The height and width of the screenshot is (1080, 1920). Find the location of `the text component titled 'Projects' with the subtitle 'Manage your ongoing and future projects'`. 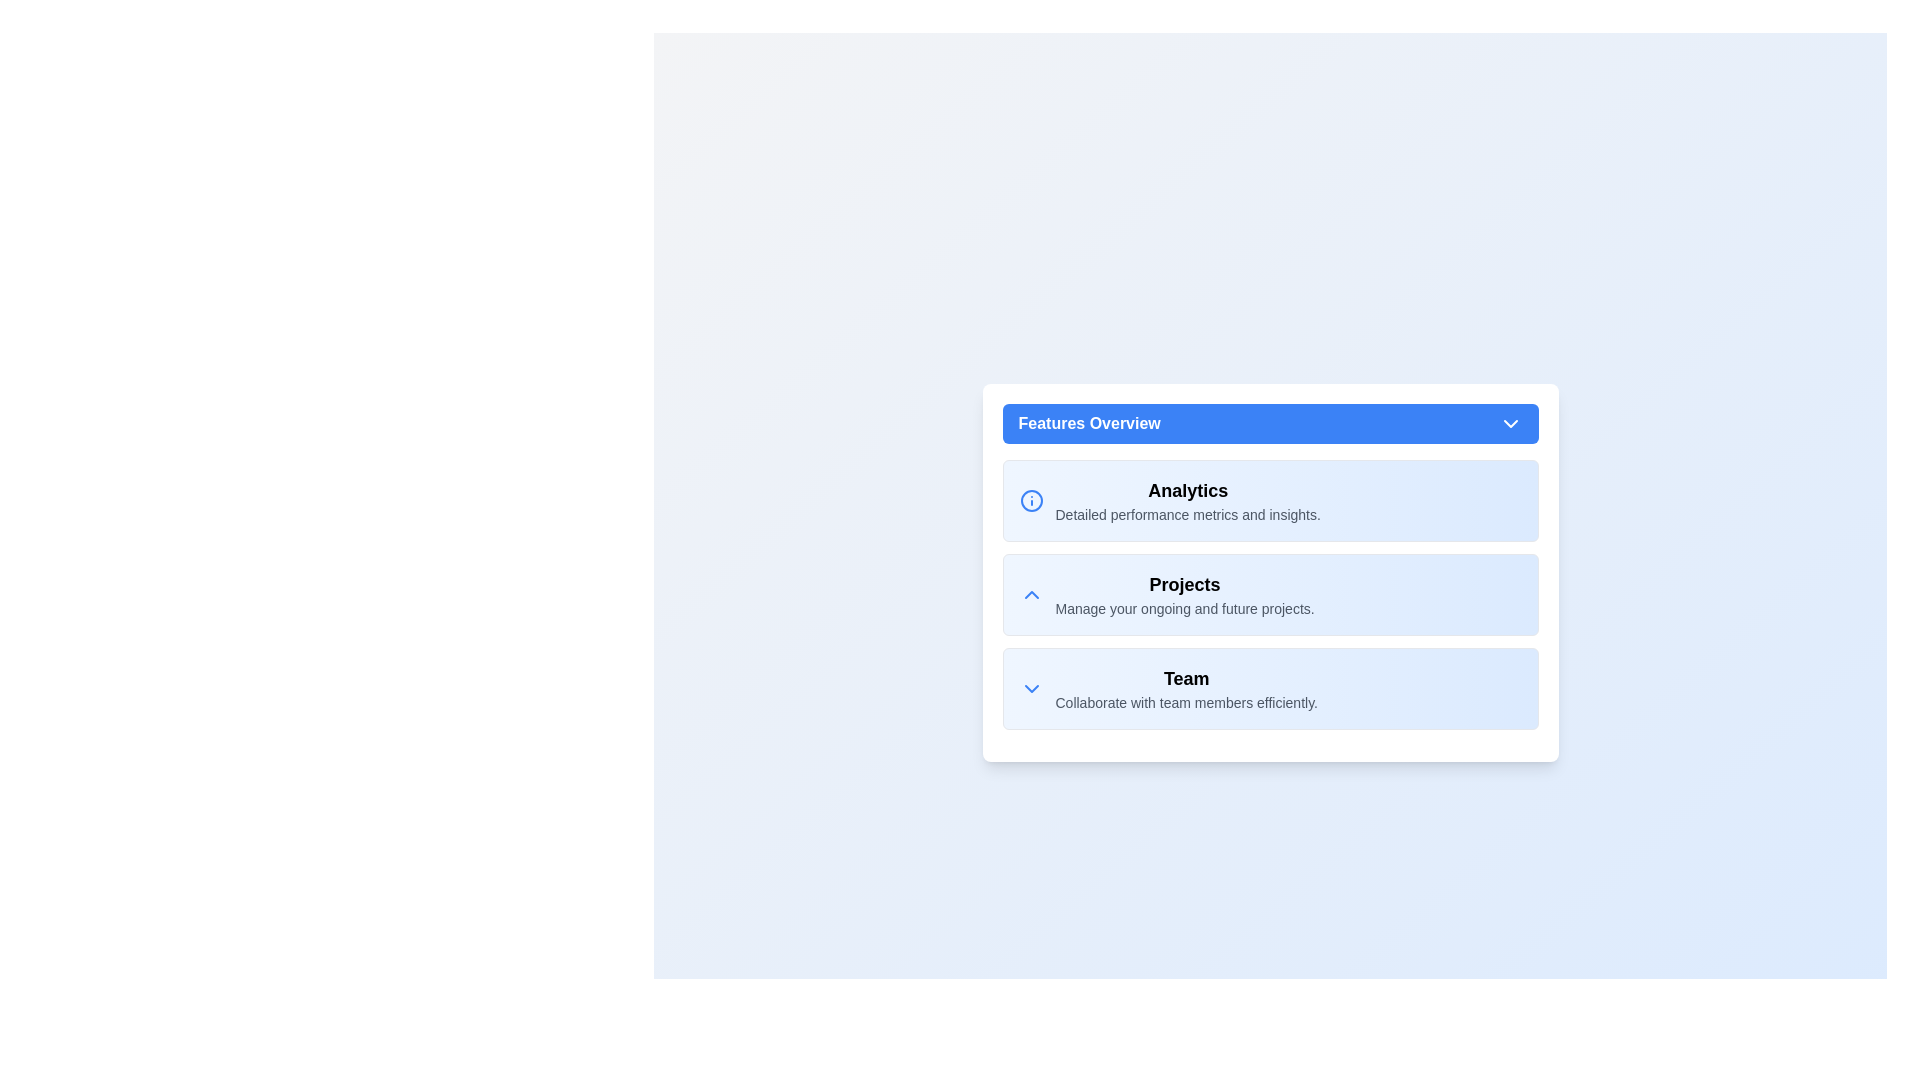

the text component titled 'Projects' with the subtitle 'Manage your ongoing and future projects' is located at coordinates (1185, 593).